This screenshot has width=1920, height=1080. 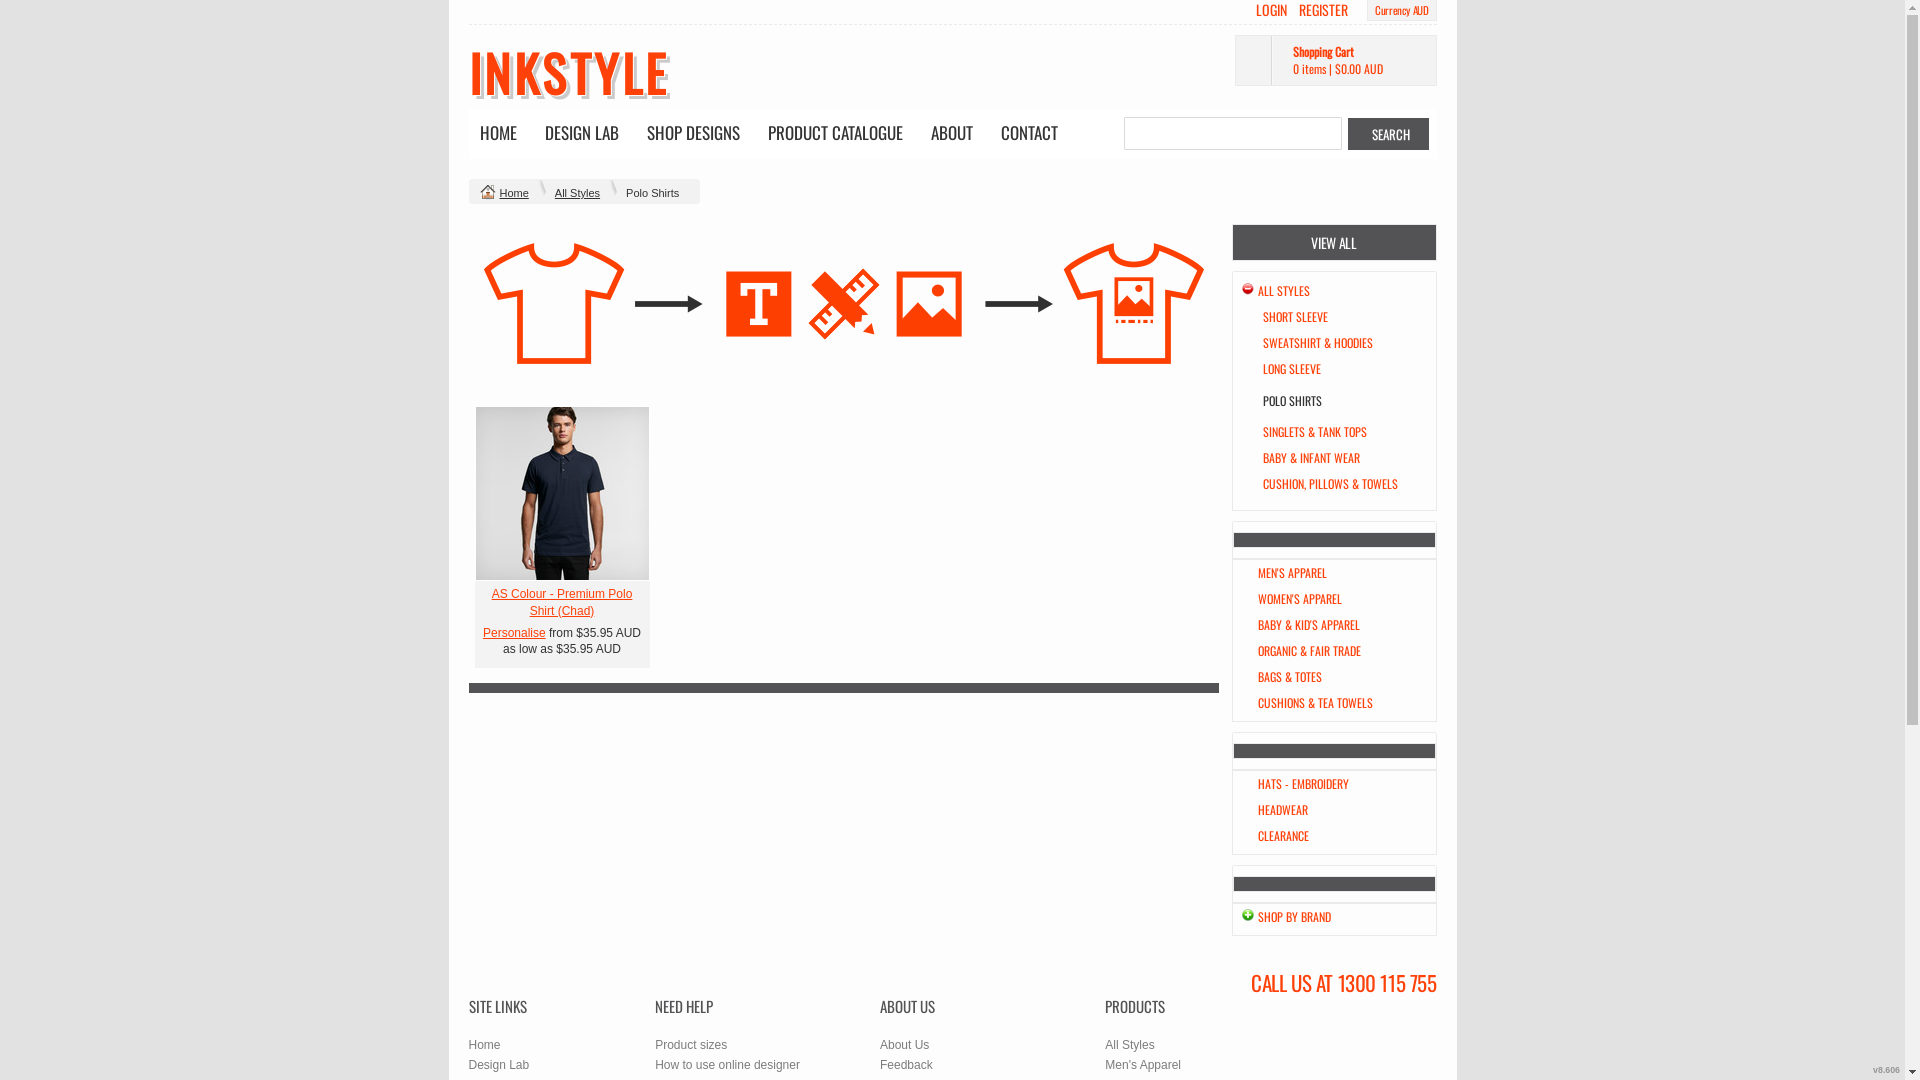 I want to click on 'PRODUCT CATALOGUE', so click(x=834, y=134).